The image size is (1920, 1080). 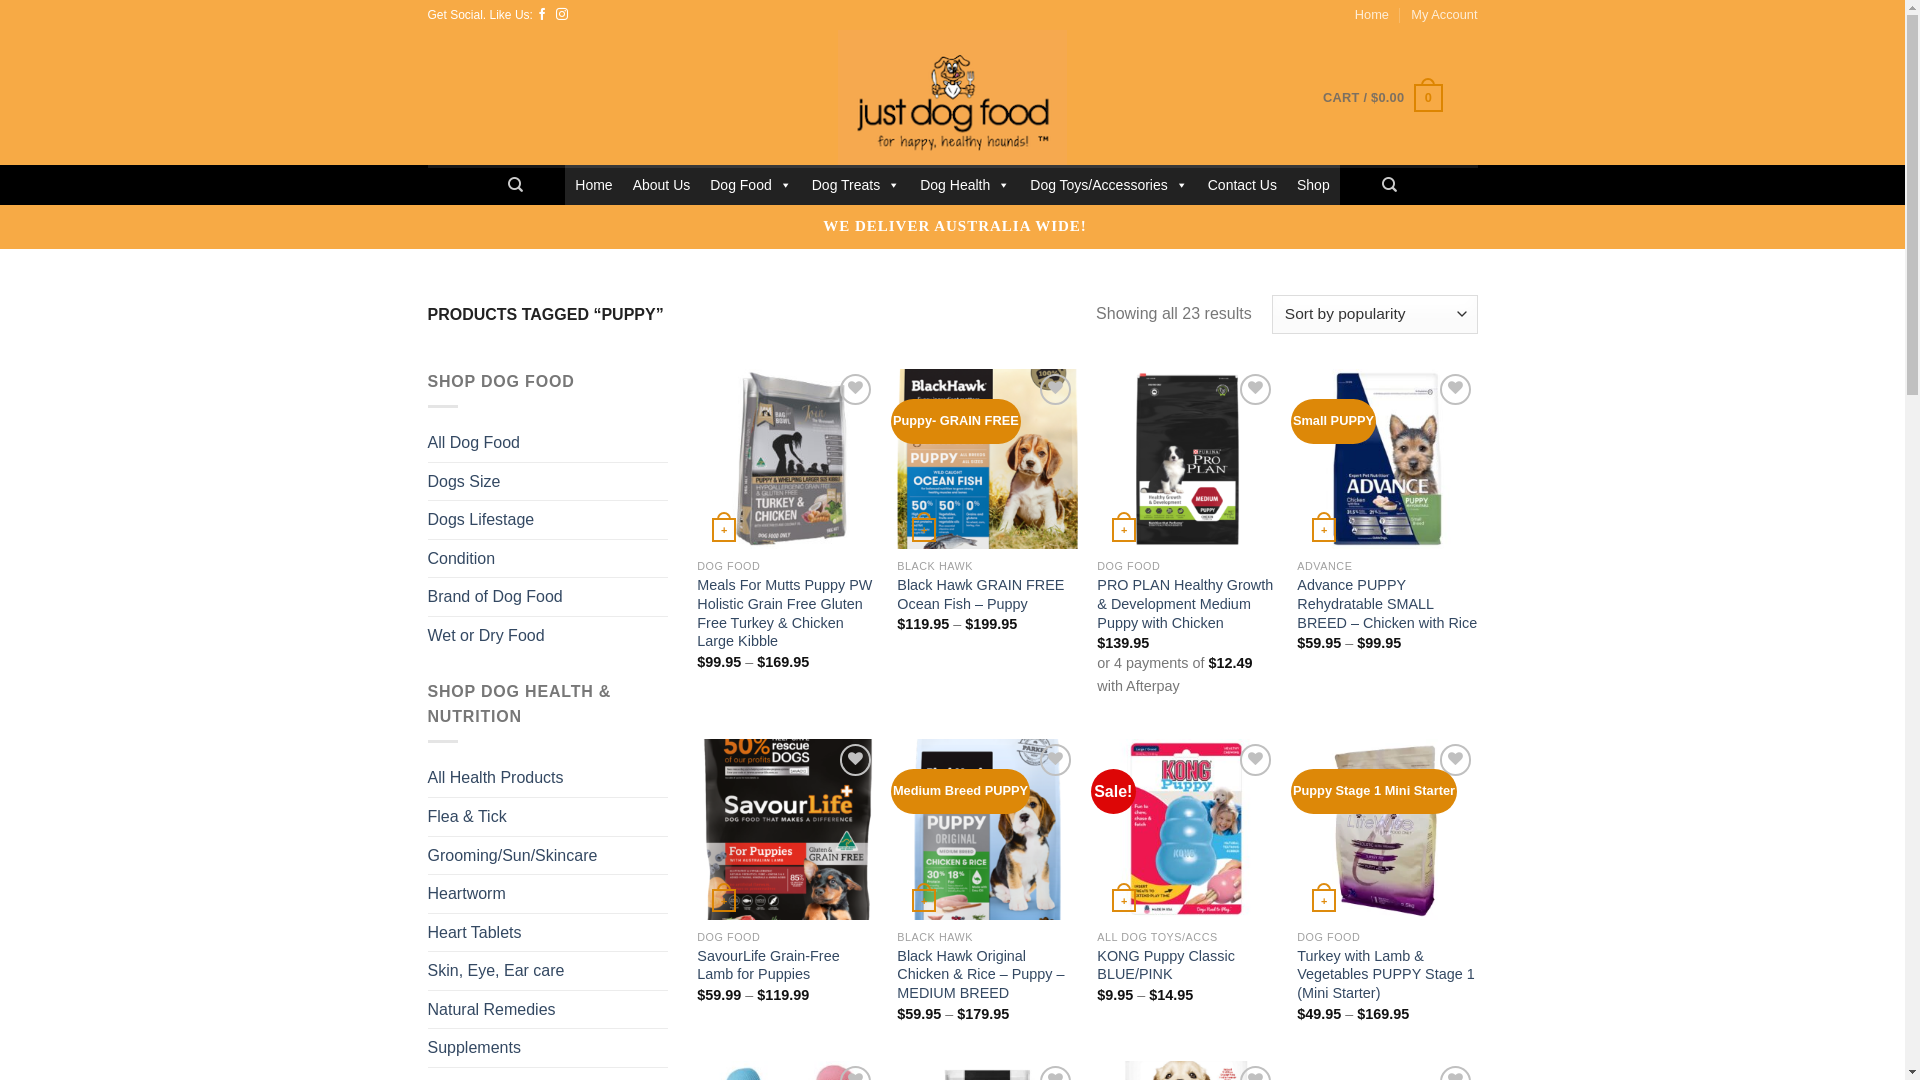 I want to click on 'Dog Health', so click(x=909, y=185).